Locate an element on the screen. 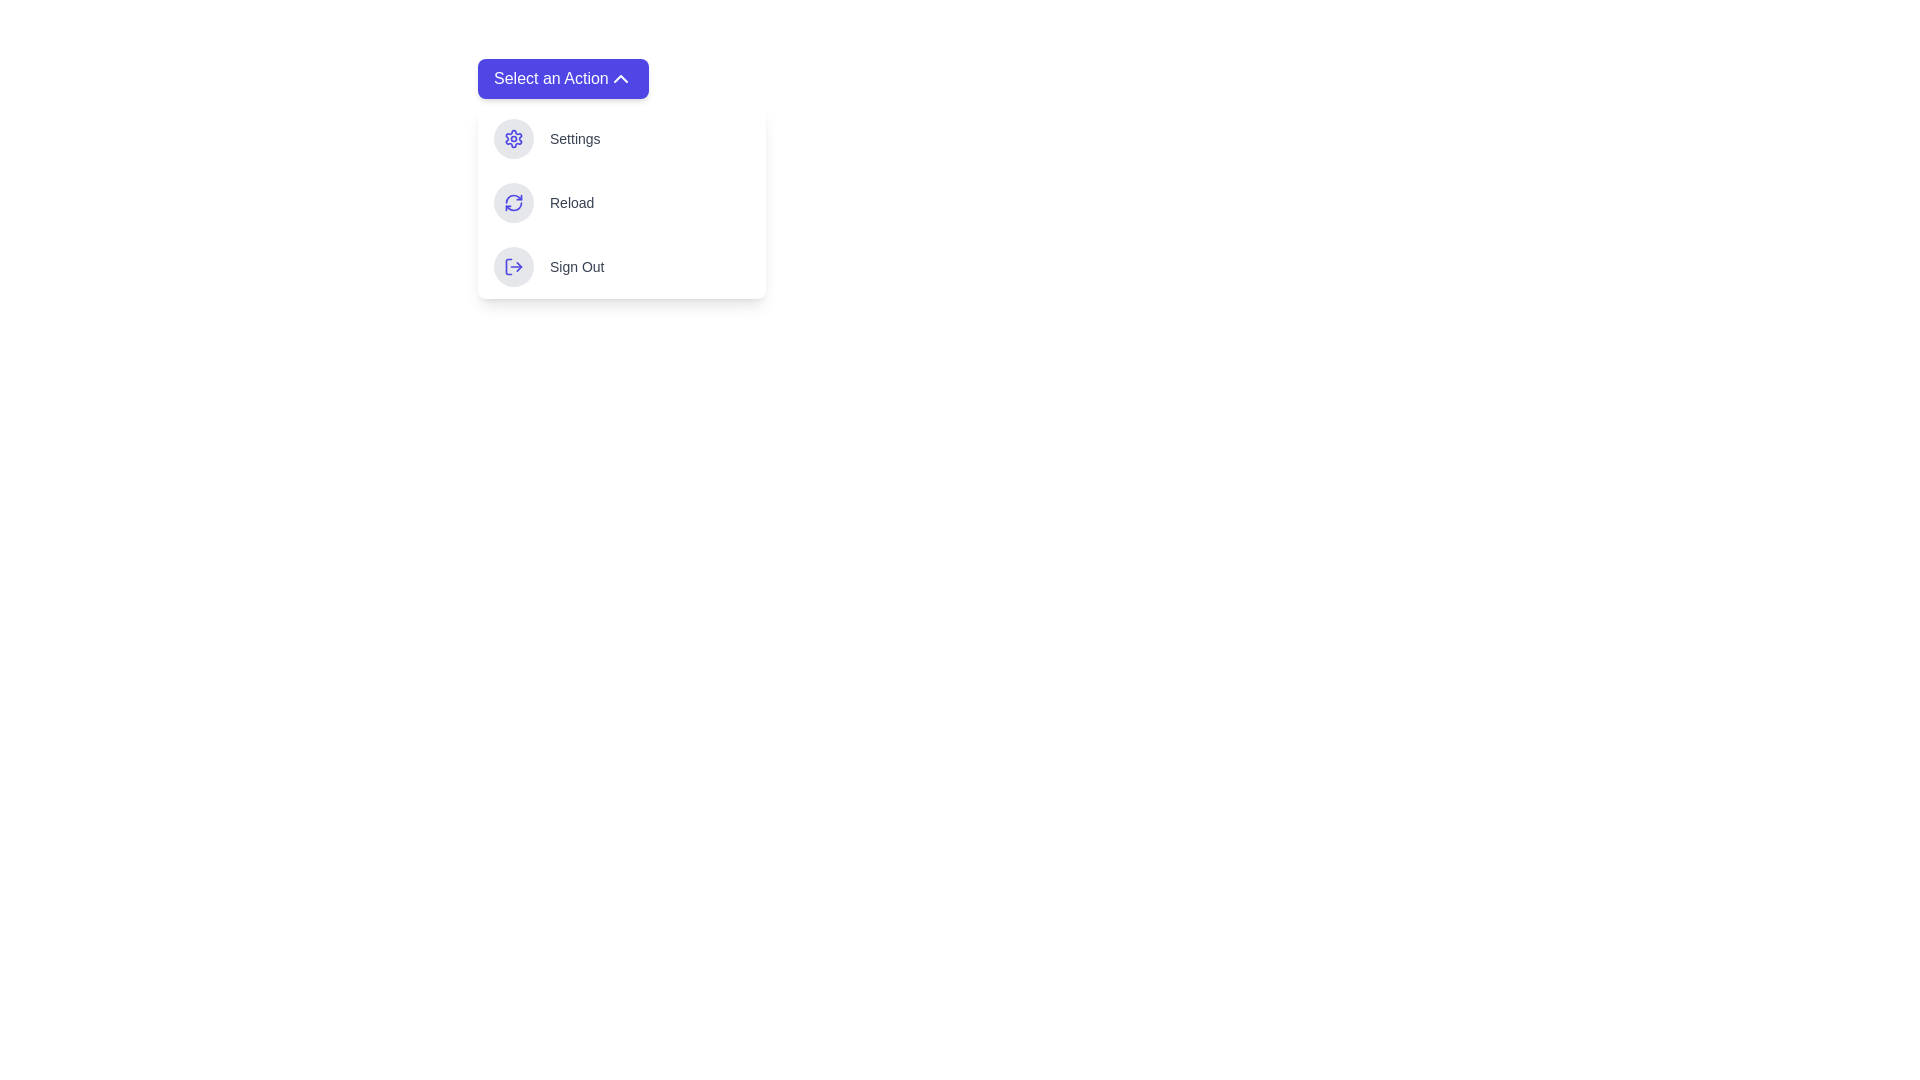  the 'Reload' text label in the menu, which is displayed in gray color and has a refresh icon beside it, to possibly display a tooltip or change its appearance is located at coordinates (571, 203).